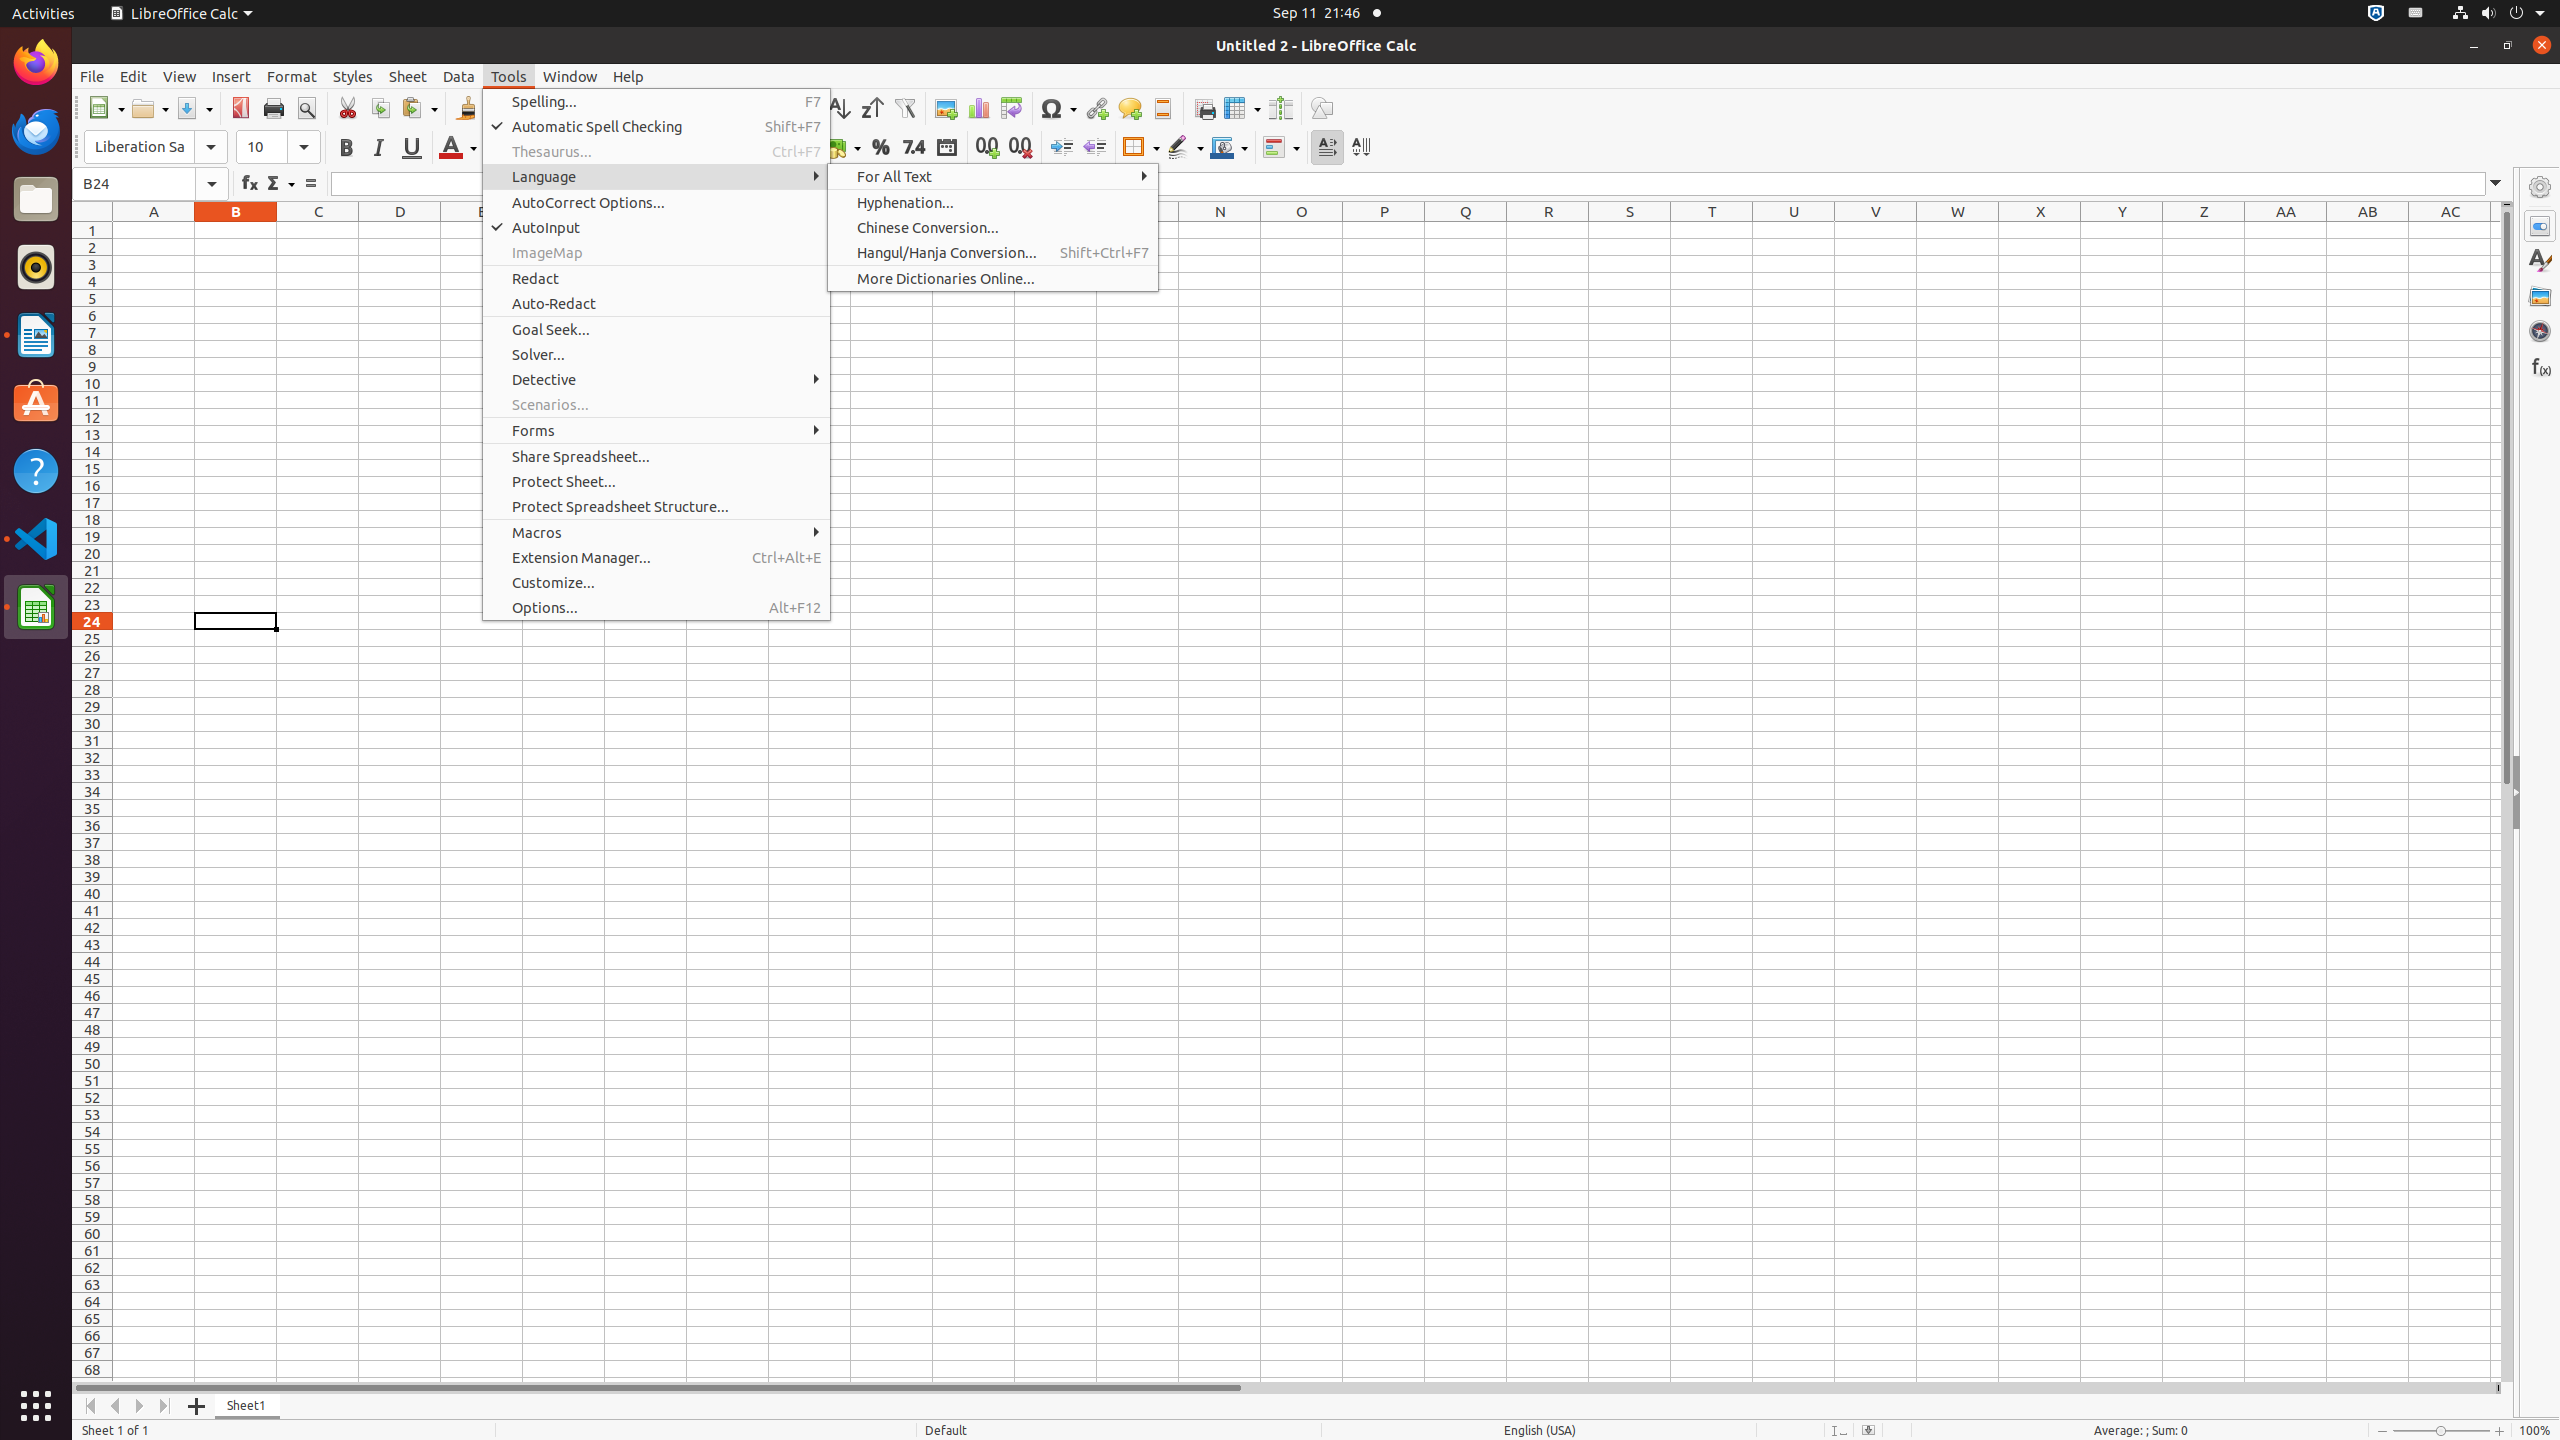 Image resolution: width=2560 pixels, height=1440 pixels. What do you see at coordinates (464, 107) in the screenshot?
I see `'Clone'` at bounding box center [464, 107].